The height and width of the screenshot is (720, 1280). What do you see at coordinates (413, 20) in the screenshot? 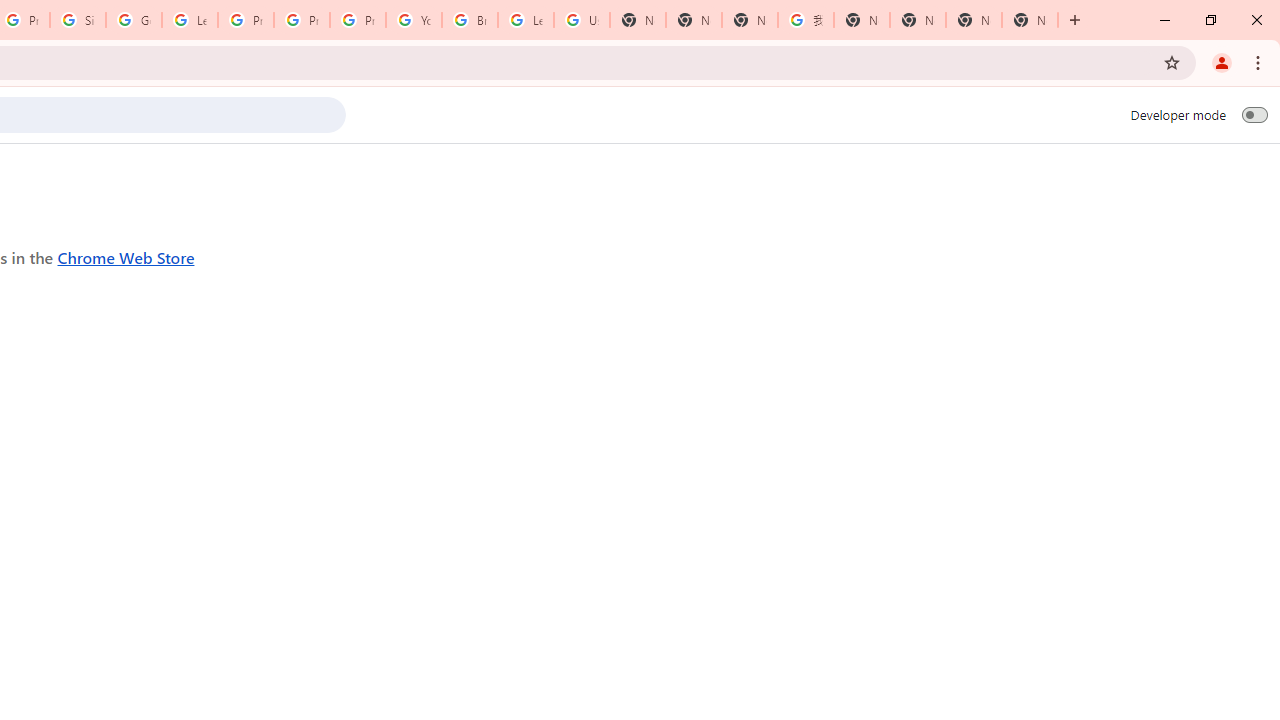
I see `'YouTube'` at bounding box center [413, 20].